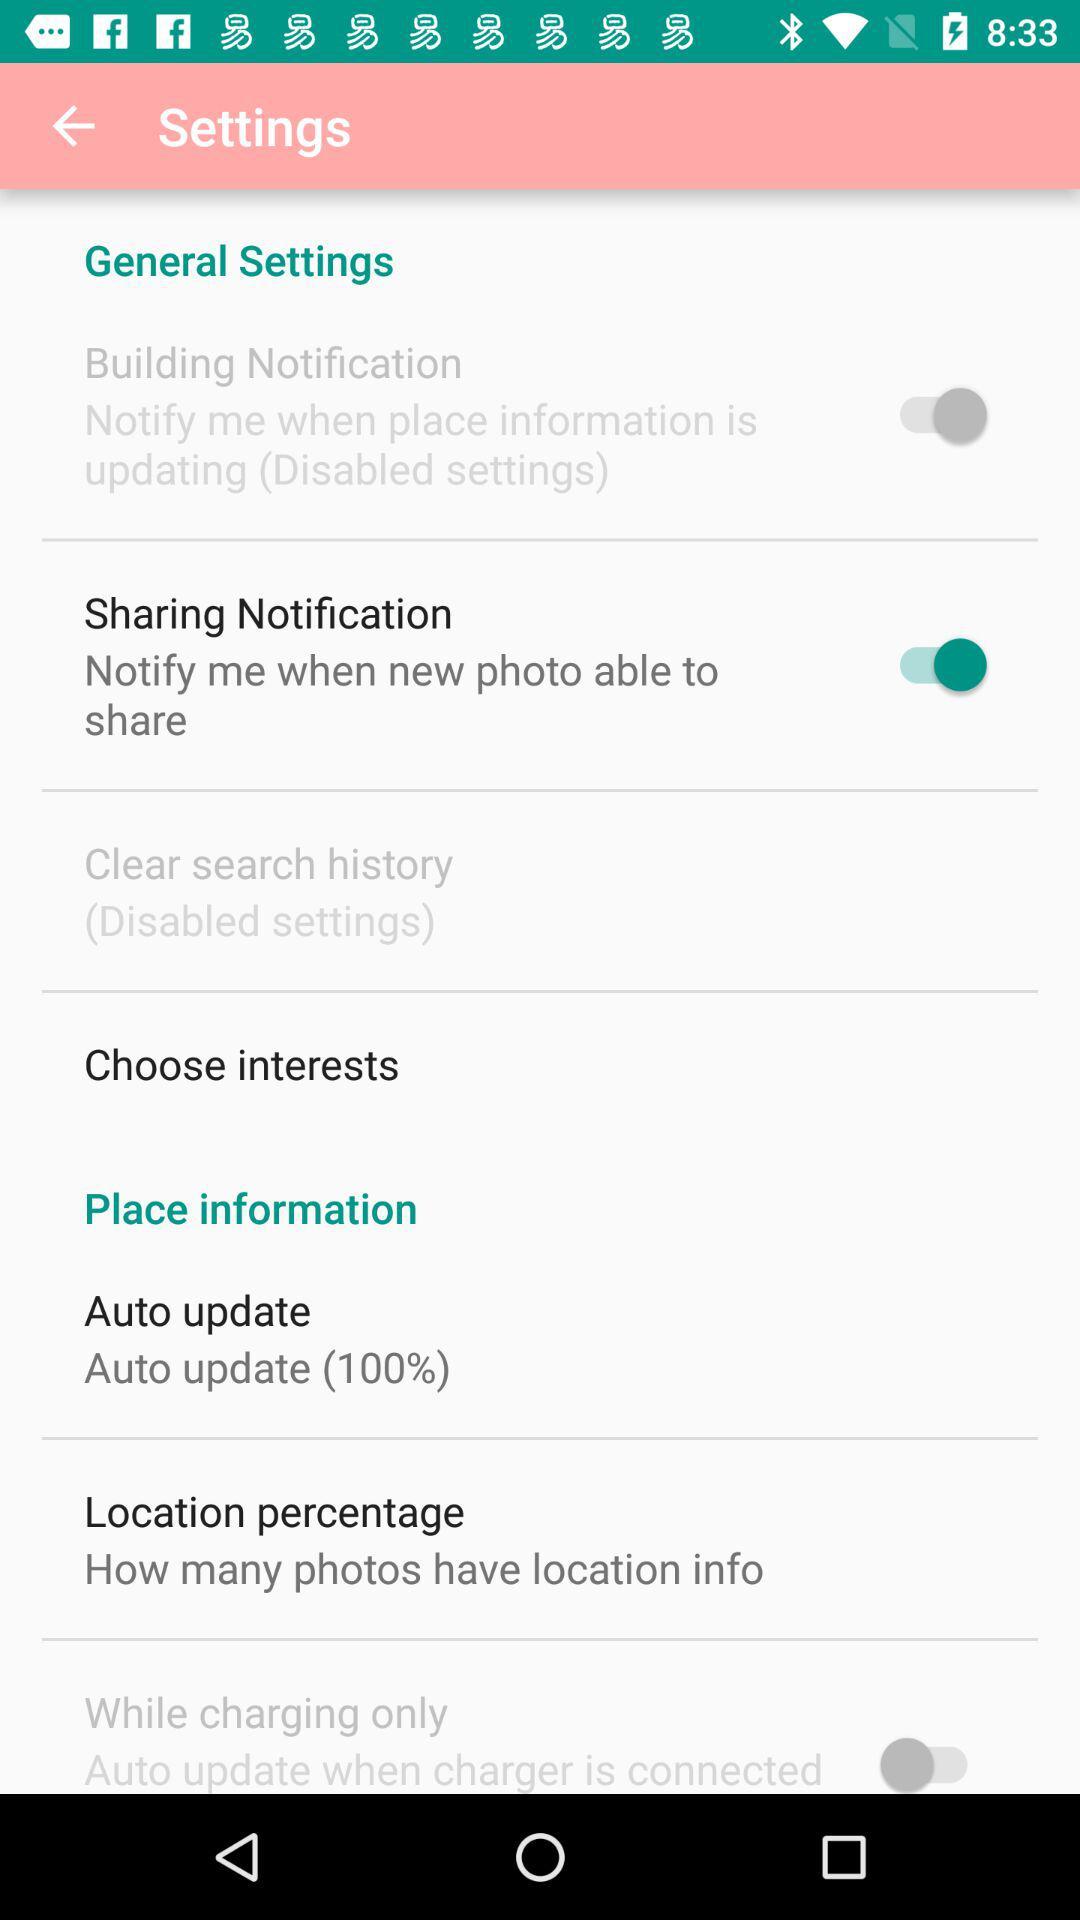 The width and height of the screenshot is (1080, 1920). Describe the element at coordinates (265, 1710) in the screenshot. I see `the while charging only` at that location.